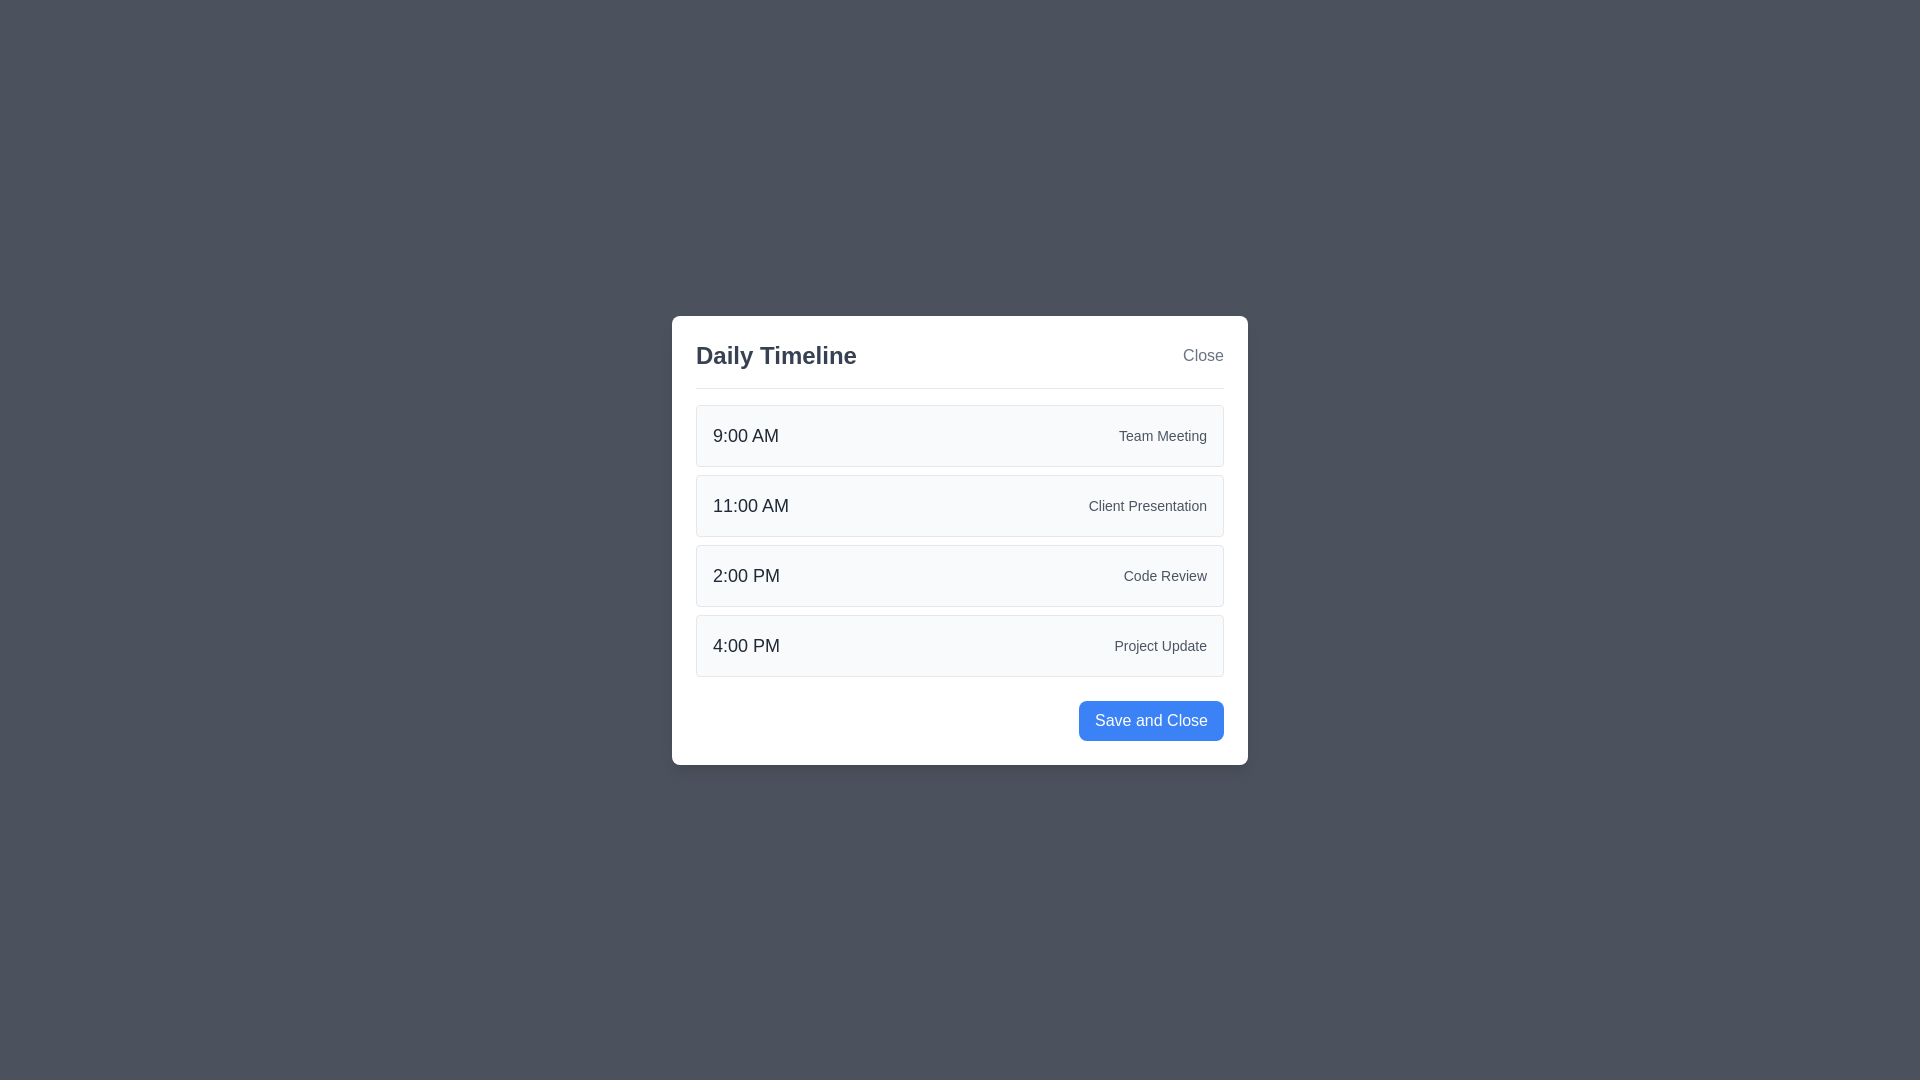 This screenshot has width=1920, height=1080. I want to click on the 'Save and Close' button to close the dialog, so click(1151, 720).